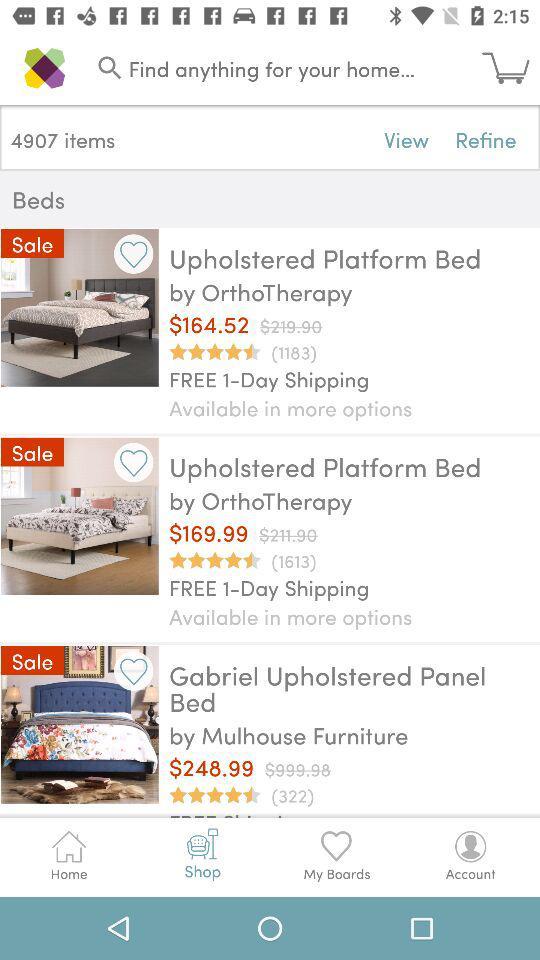  I want to click on the item to the right of find anything for, so click(511, 68).